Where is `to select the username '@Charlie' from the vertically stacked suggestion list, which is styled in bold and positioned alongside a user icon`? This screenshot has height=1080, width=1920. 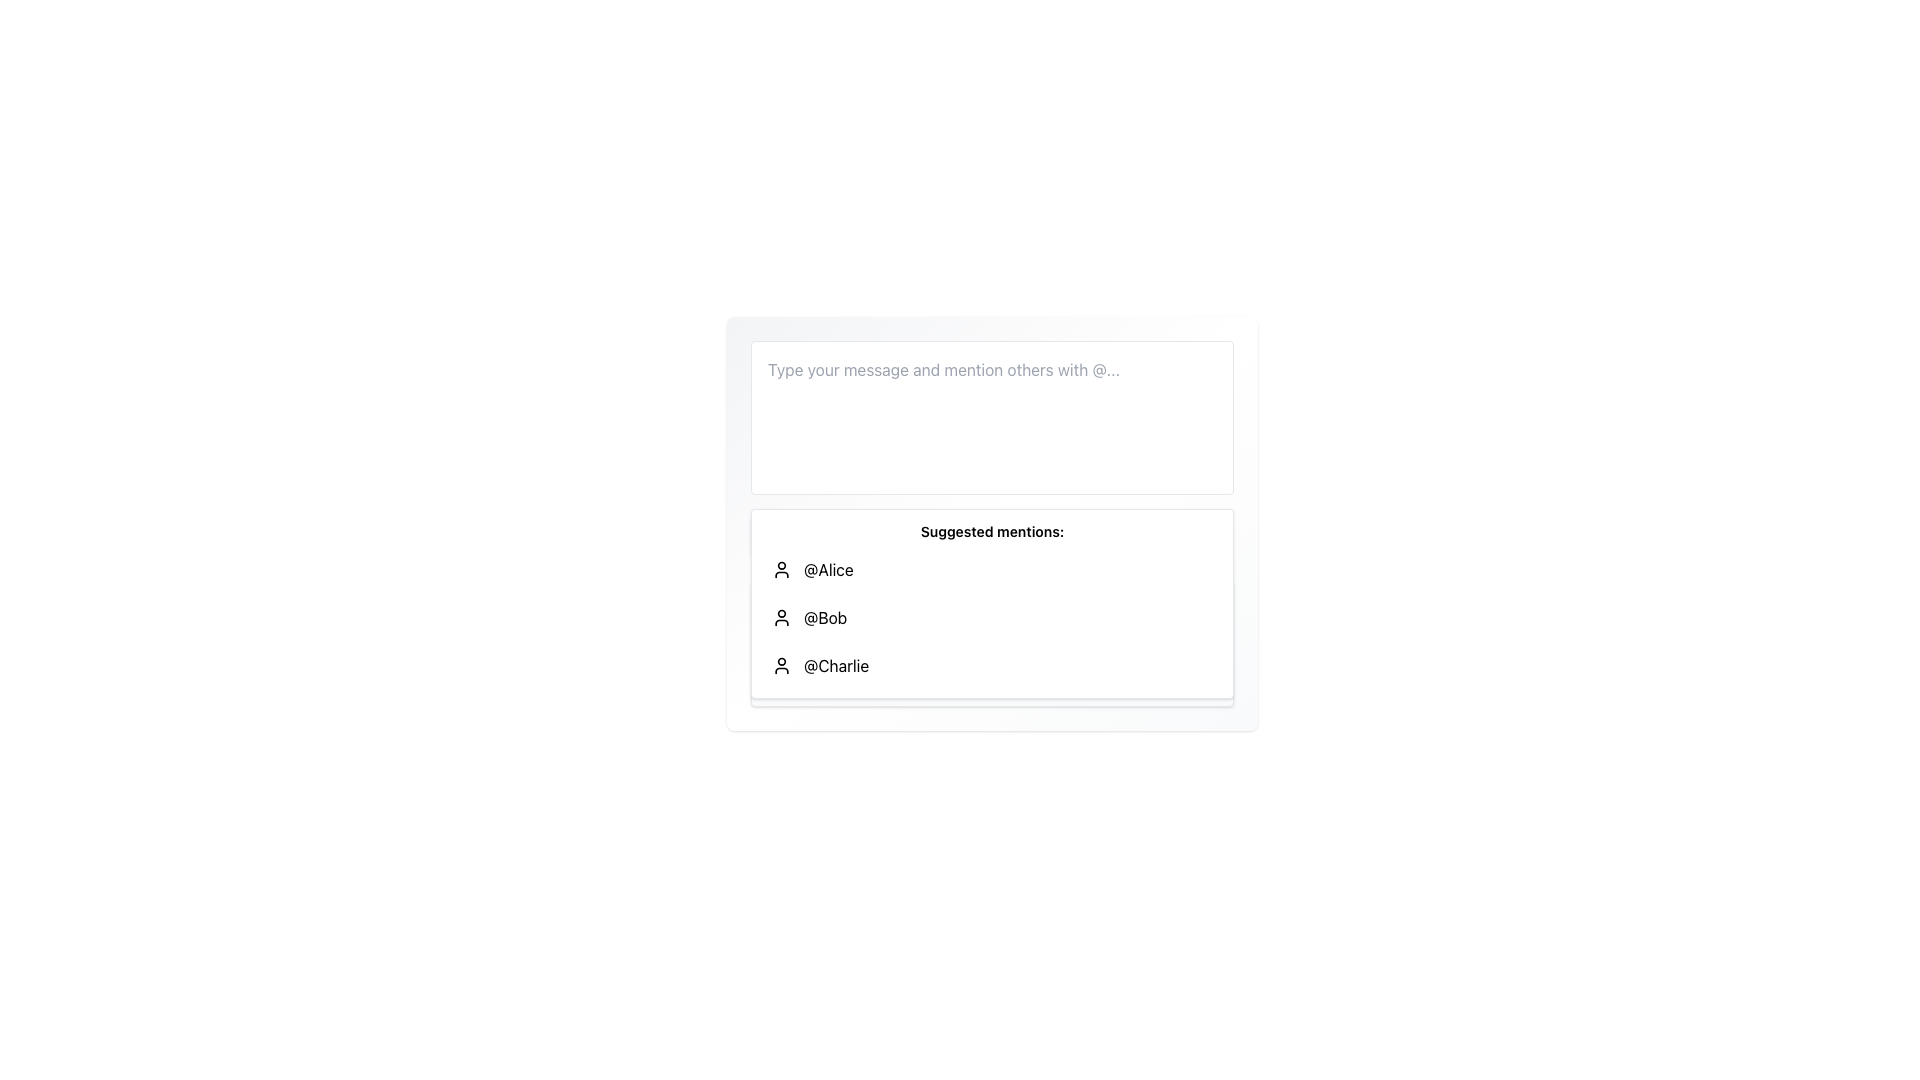 to select the username '@Charlie' from the vertically stacked suggestion list, which is styled in bold and positioned alongside a user icon is located at coordinates (836, 666).